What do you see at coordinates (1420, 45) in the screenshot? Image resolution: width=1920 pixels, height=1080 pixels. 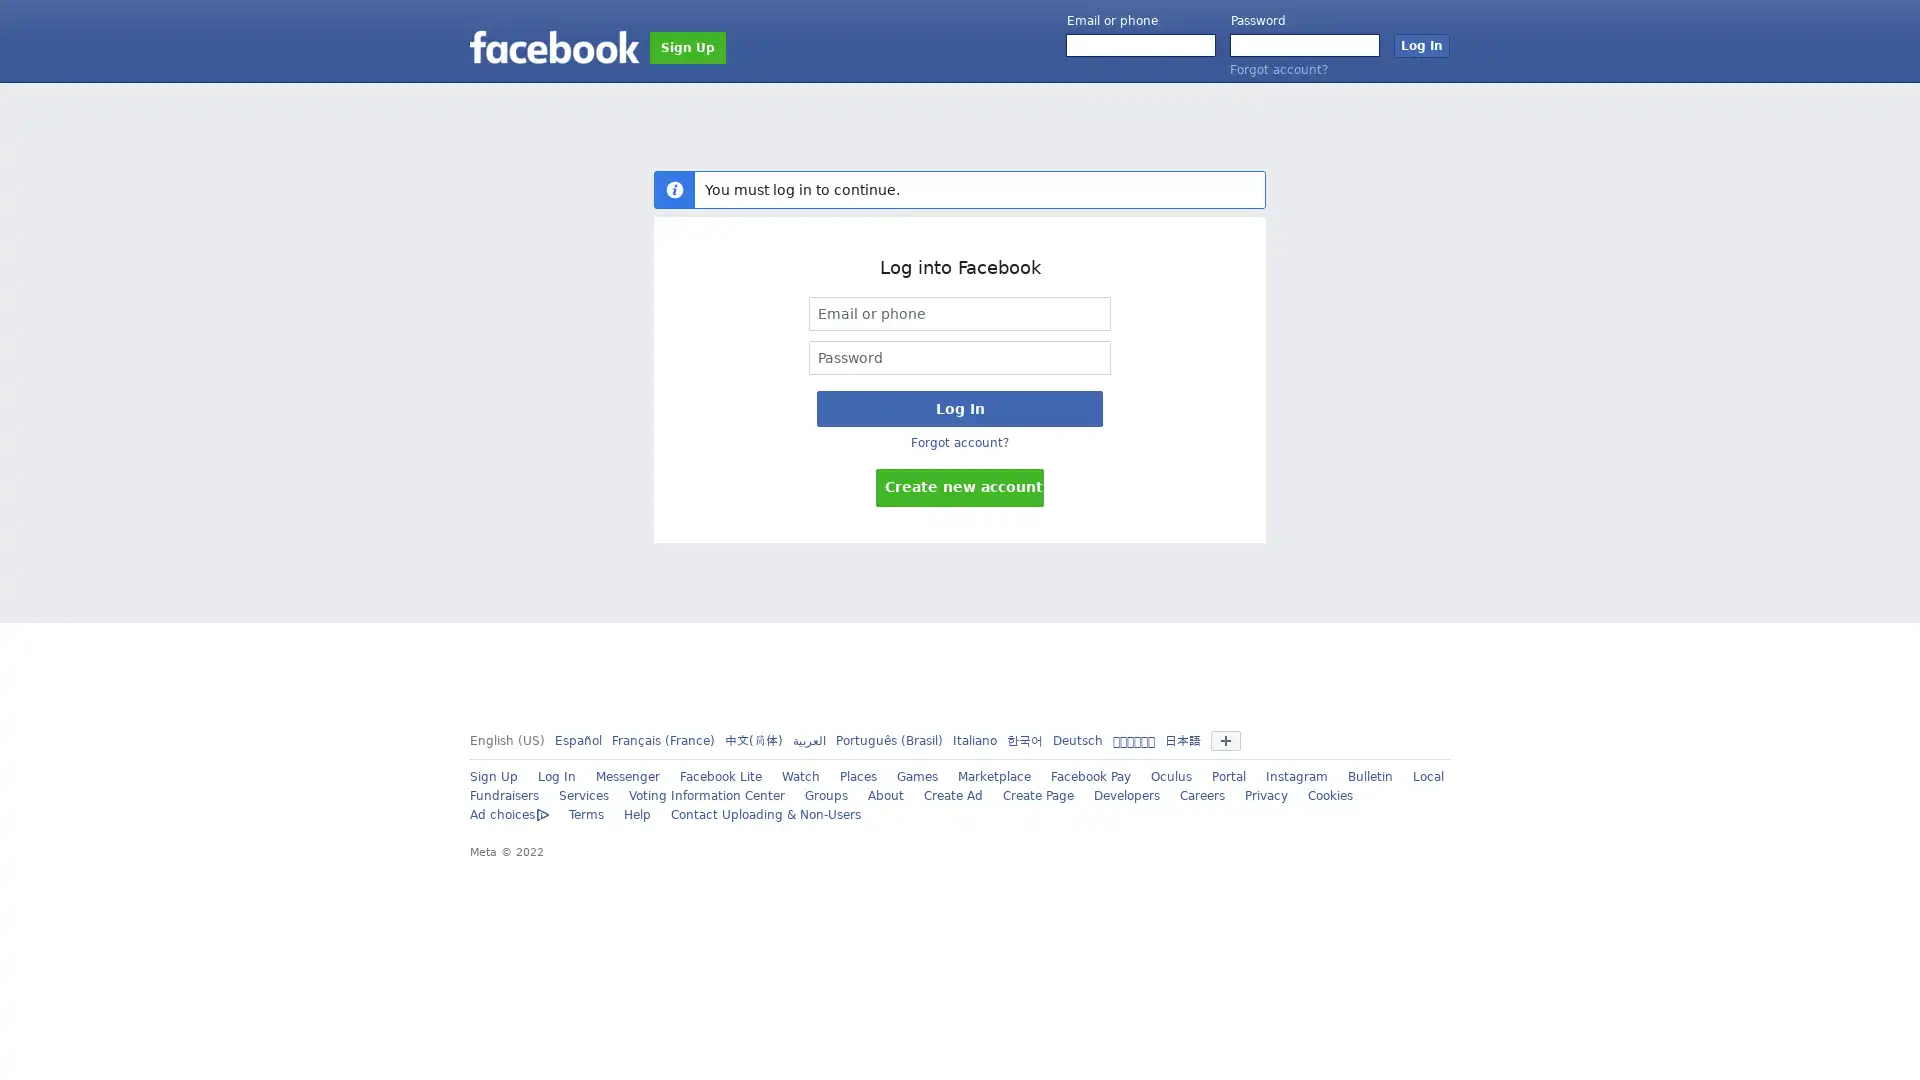 I see `Log in` at bounding box center [1420, 45].